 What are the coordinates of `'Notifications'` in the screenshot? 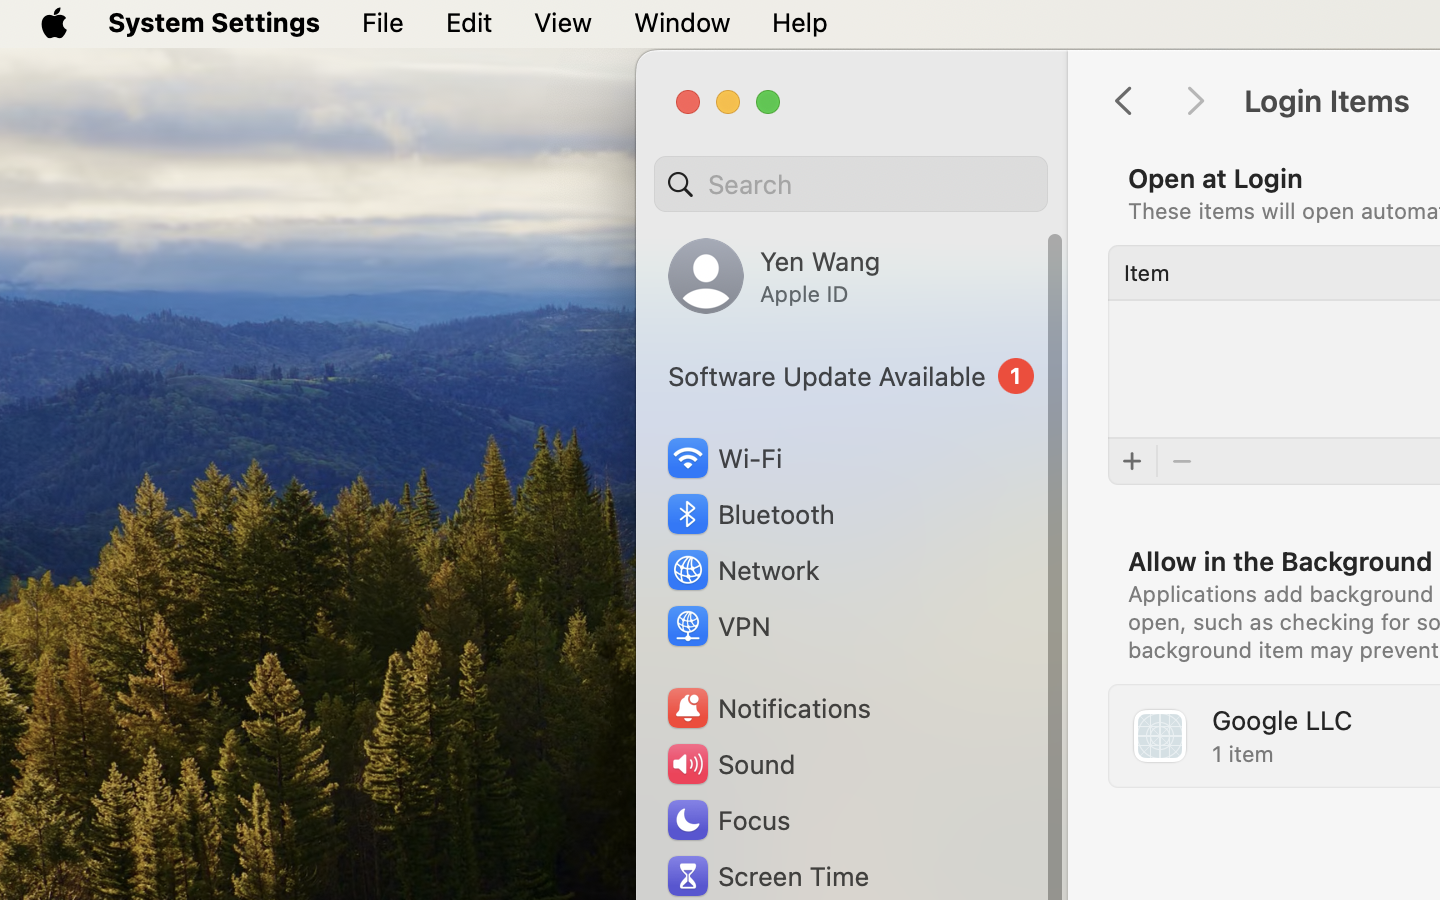 It's located at (766, 707).